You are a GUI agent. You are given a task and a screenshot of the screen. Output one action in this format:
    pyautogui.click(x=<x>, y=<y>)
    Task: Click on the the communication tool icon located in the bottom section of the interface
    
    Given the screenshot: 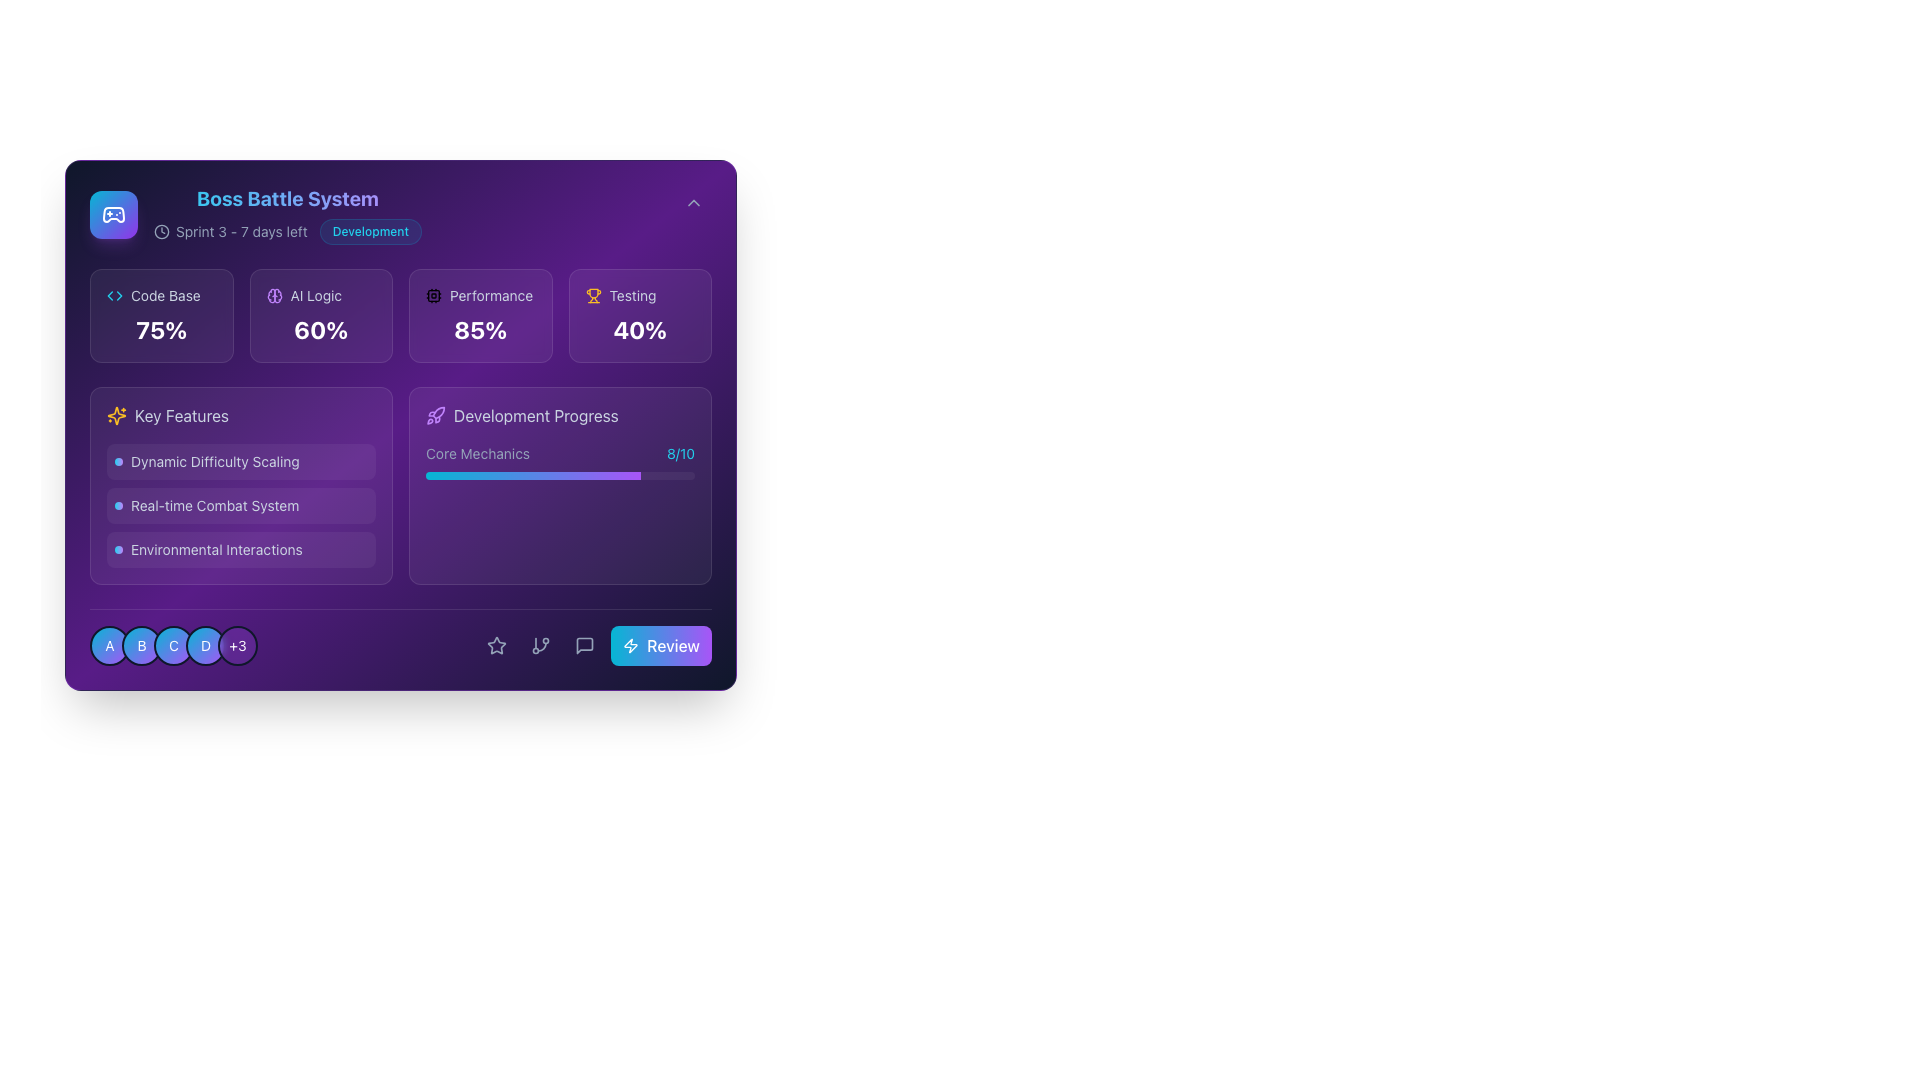 What is the action you would take?
    pyautogui.click(x=584, y=645)
    